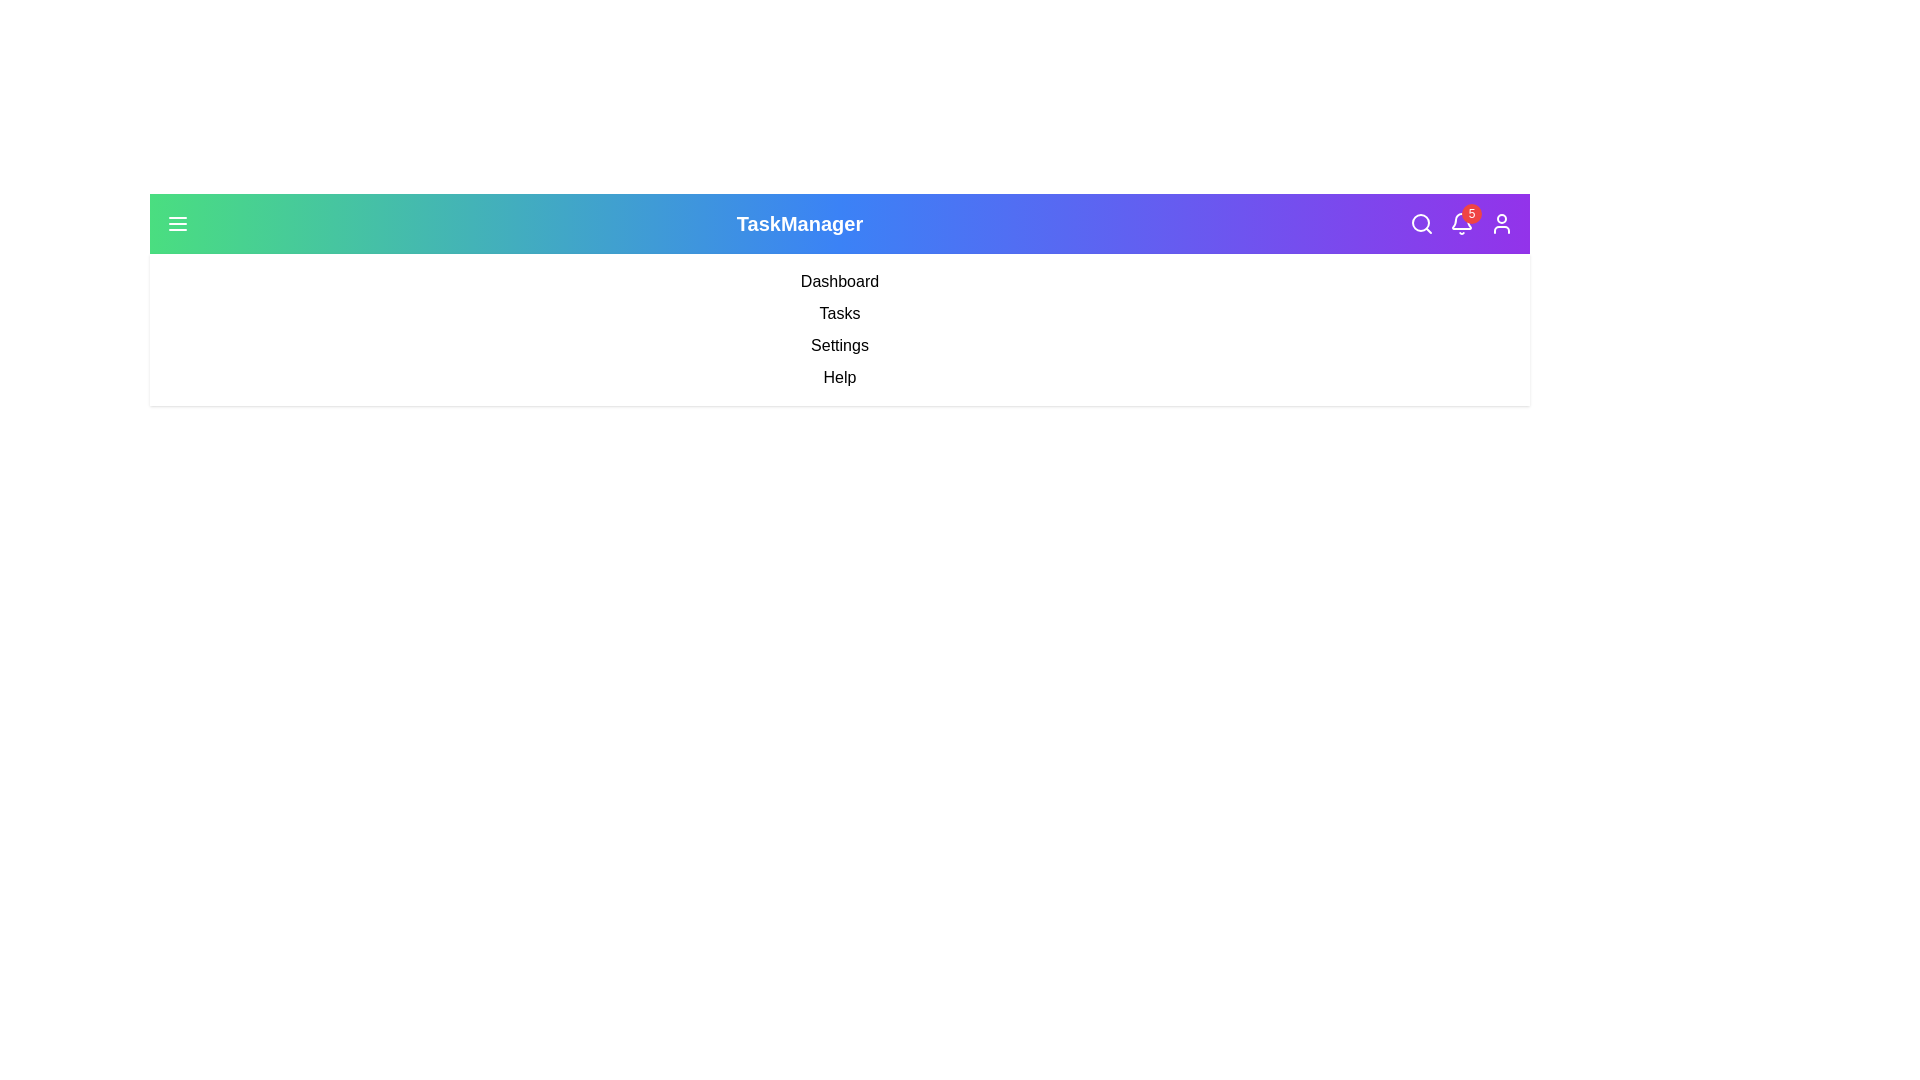  I want to click on the Notification Badge element, which is a small circular badge with a red background and white text displaying the number '5', located at the top-right corner of the bell icon in the navigation bar, so click(1472, 213).